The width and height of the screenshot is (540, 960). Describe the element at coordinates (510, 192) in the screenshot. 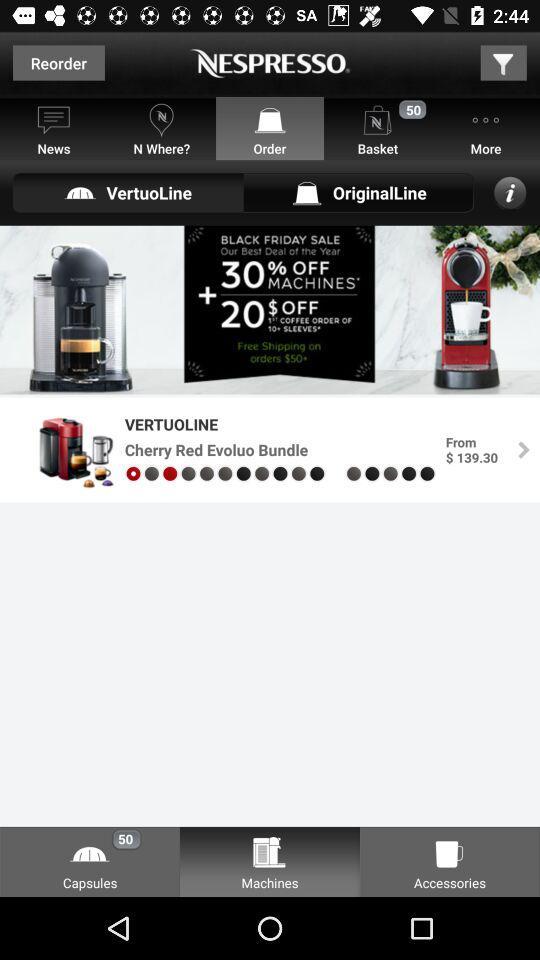

I see `the info icon` at that location.